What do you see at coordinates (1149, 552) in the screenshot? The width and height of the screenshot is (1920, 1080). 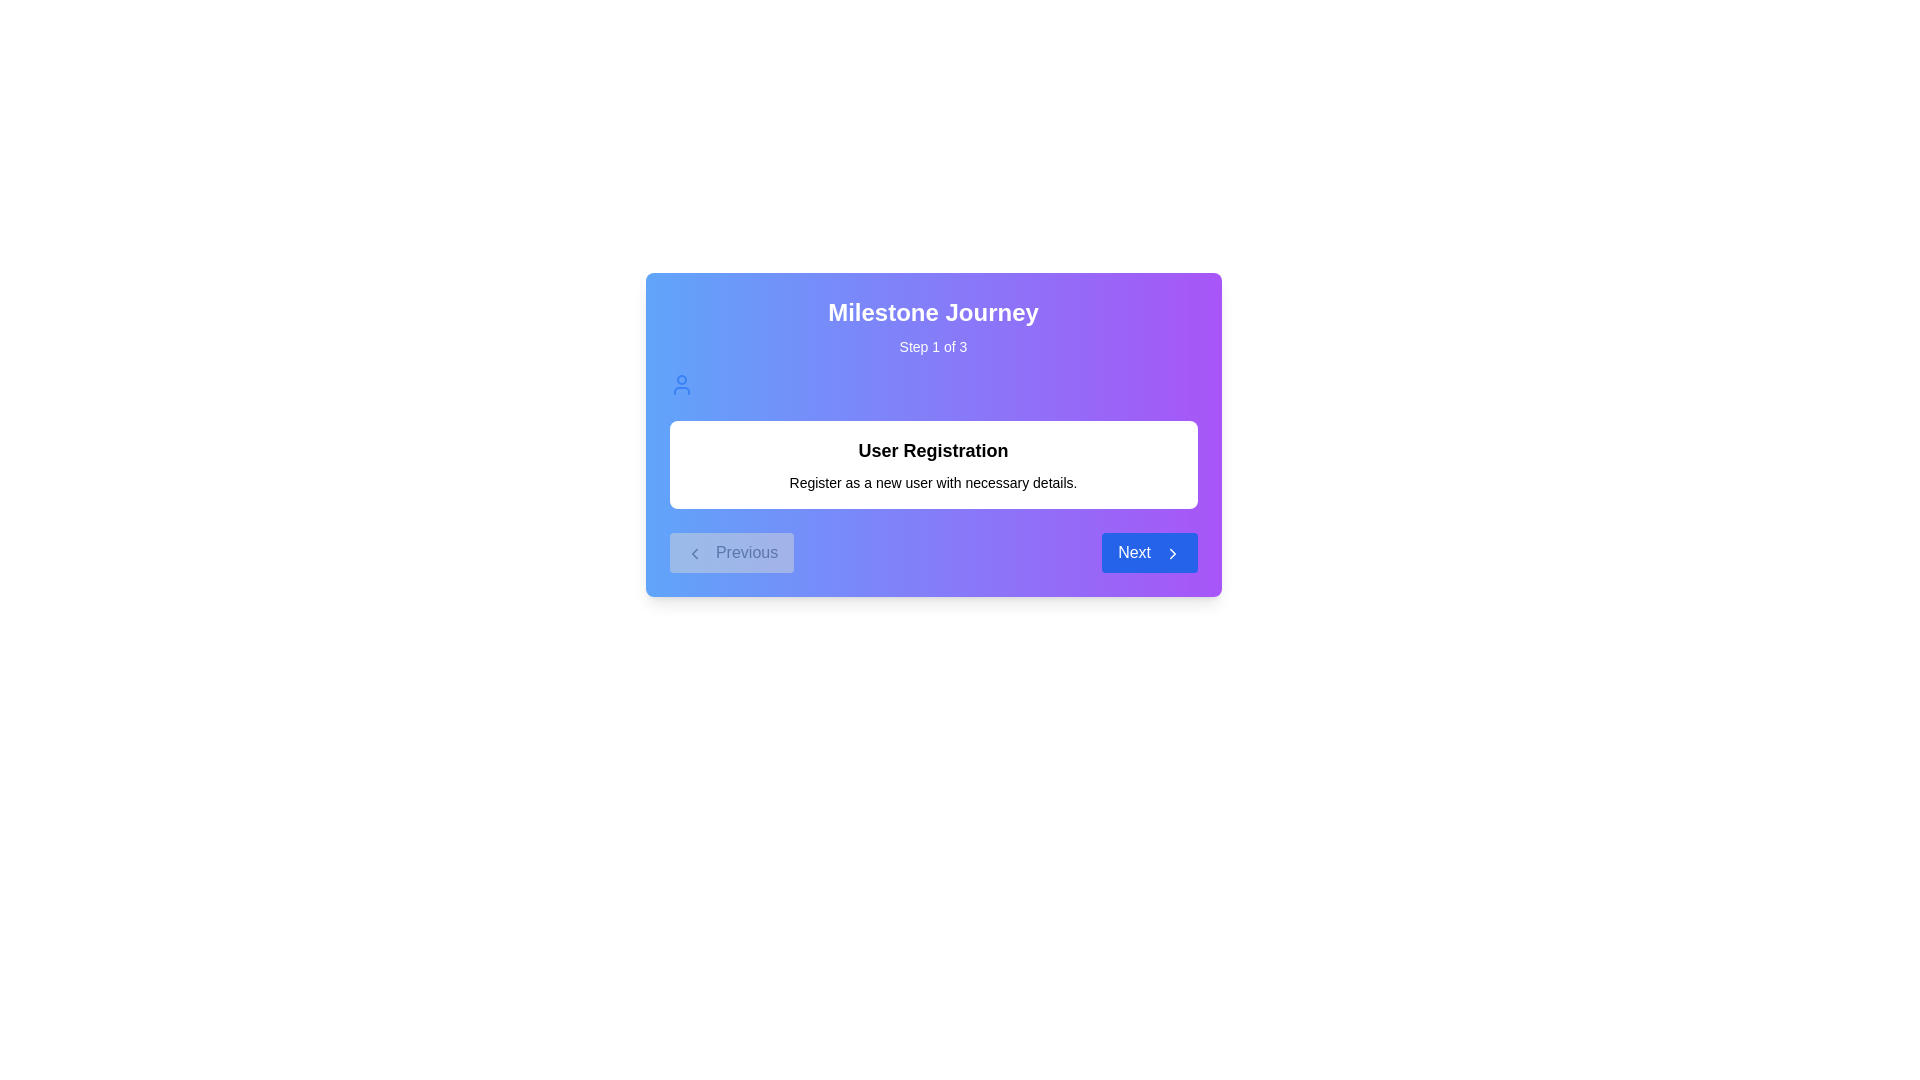 I see `the 'Next' button, which is styled with rounded corners, a blue background, and white text, to observe its hover effects` at bounding box center [1149, 552].